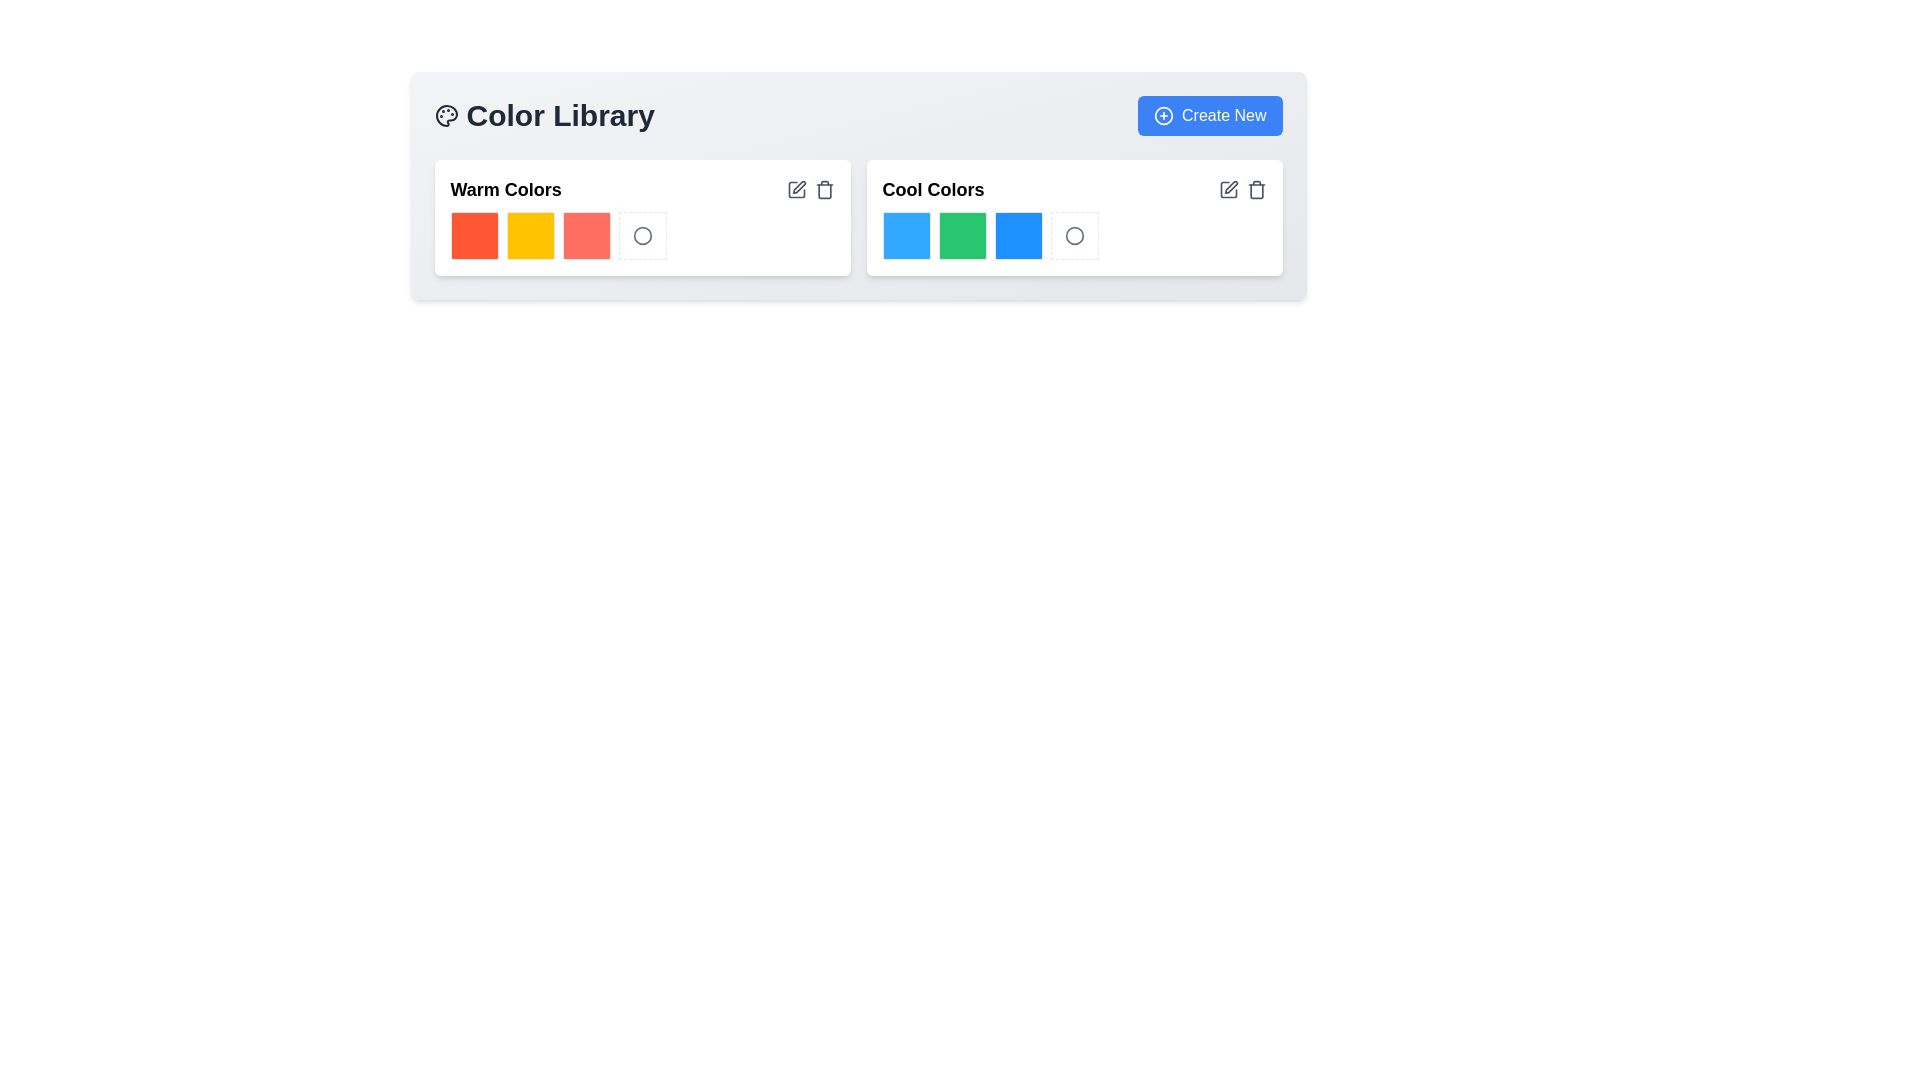  Describe the element at coordinates (642, 234) in the screenshot. I see `the button with a dashed border and a circular gray icon, located in the 'Warm Colors' section` at that location.